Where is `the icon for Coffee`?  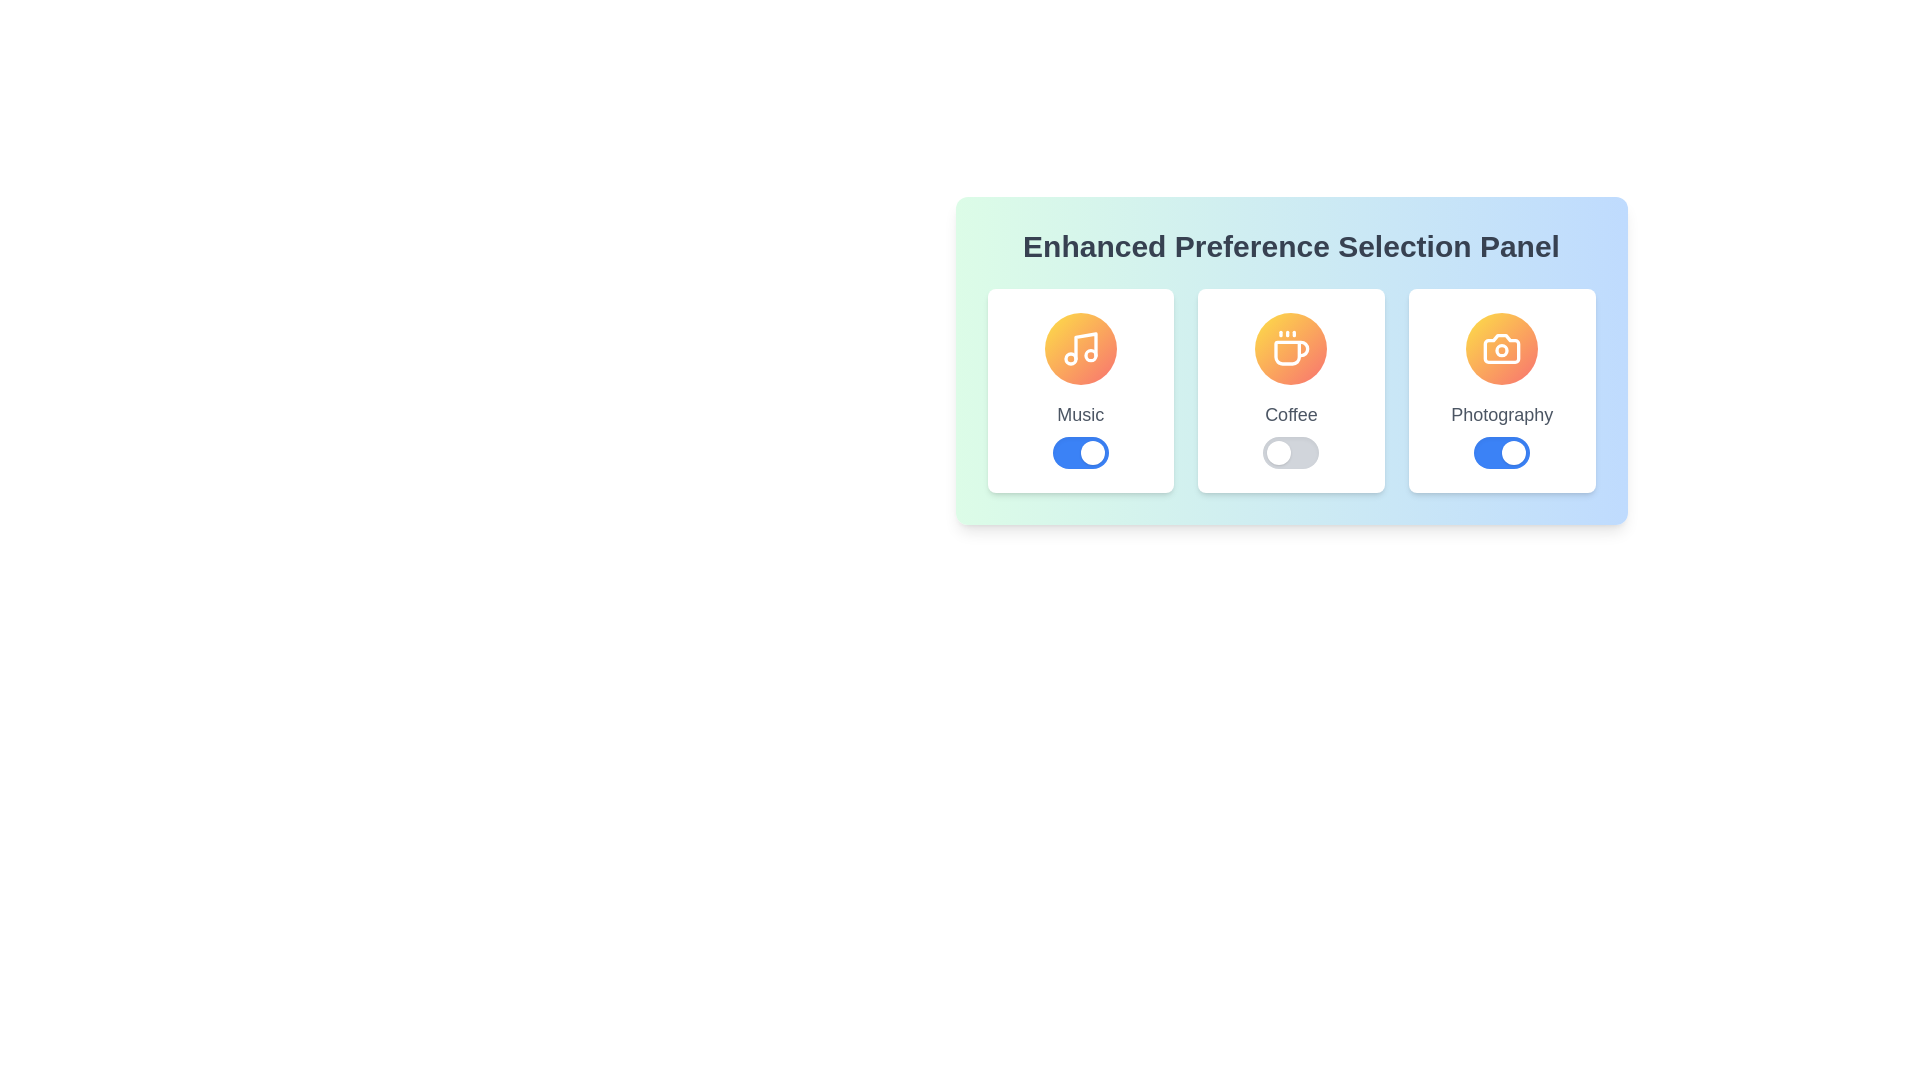
the icon for Coffee is located at coordinates (1291, 347).